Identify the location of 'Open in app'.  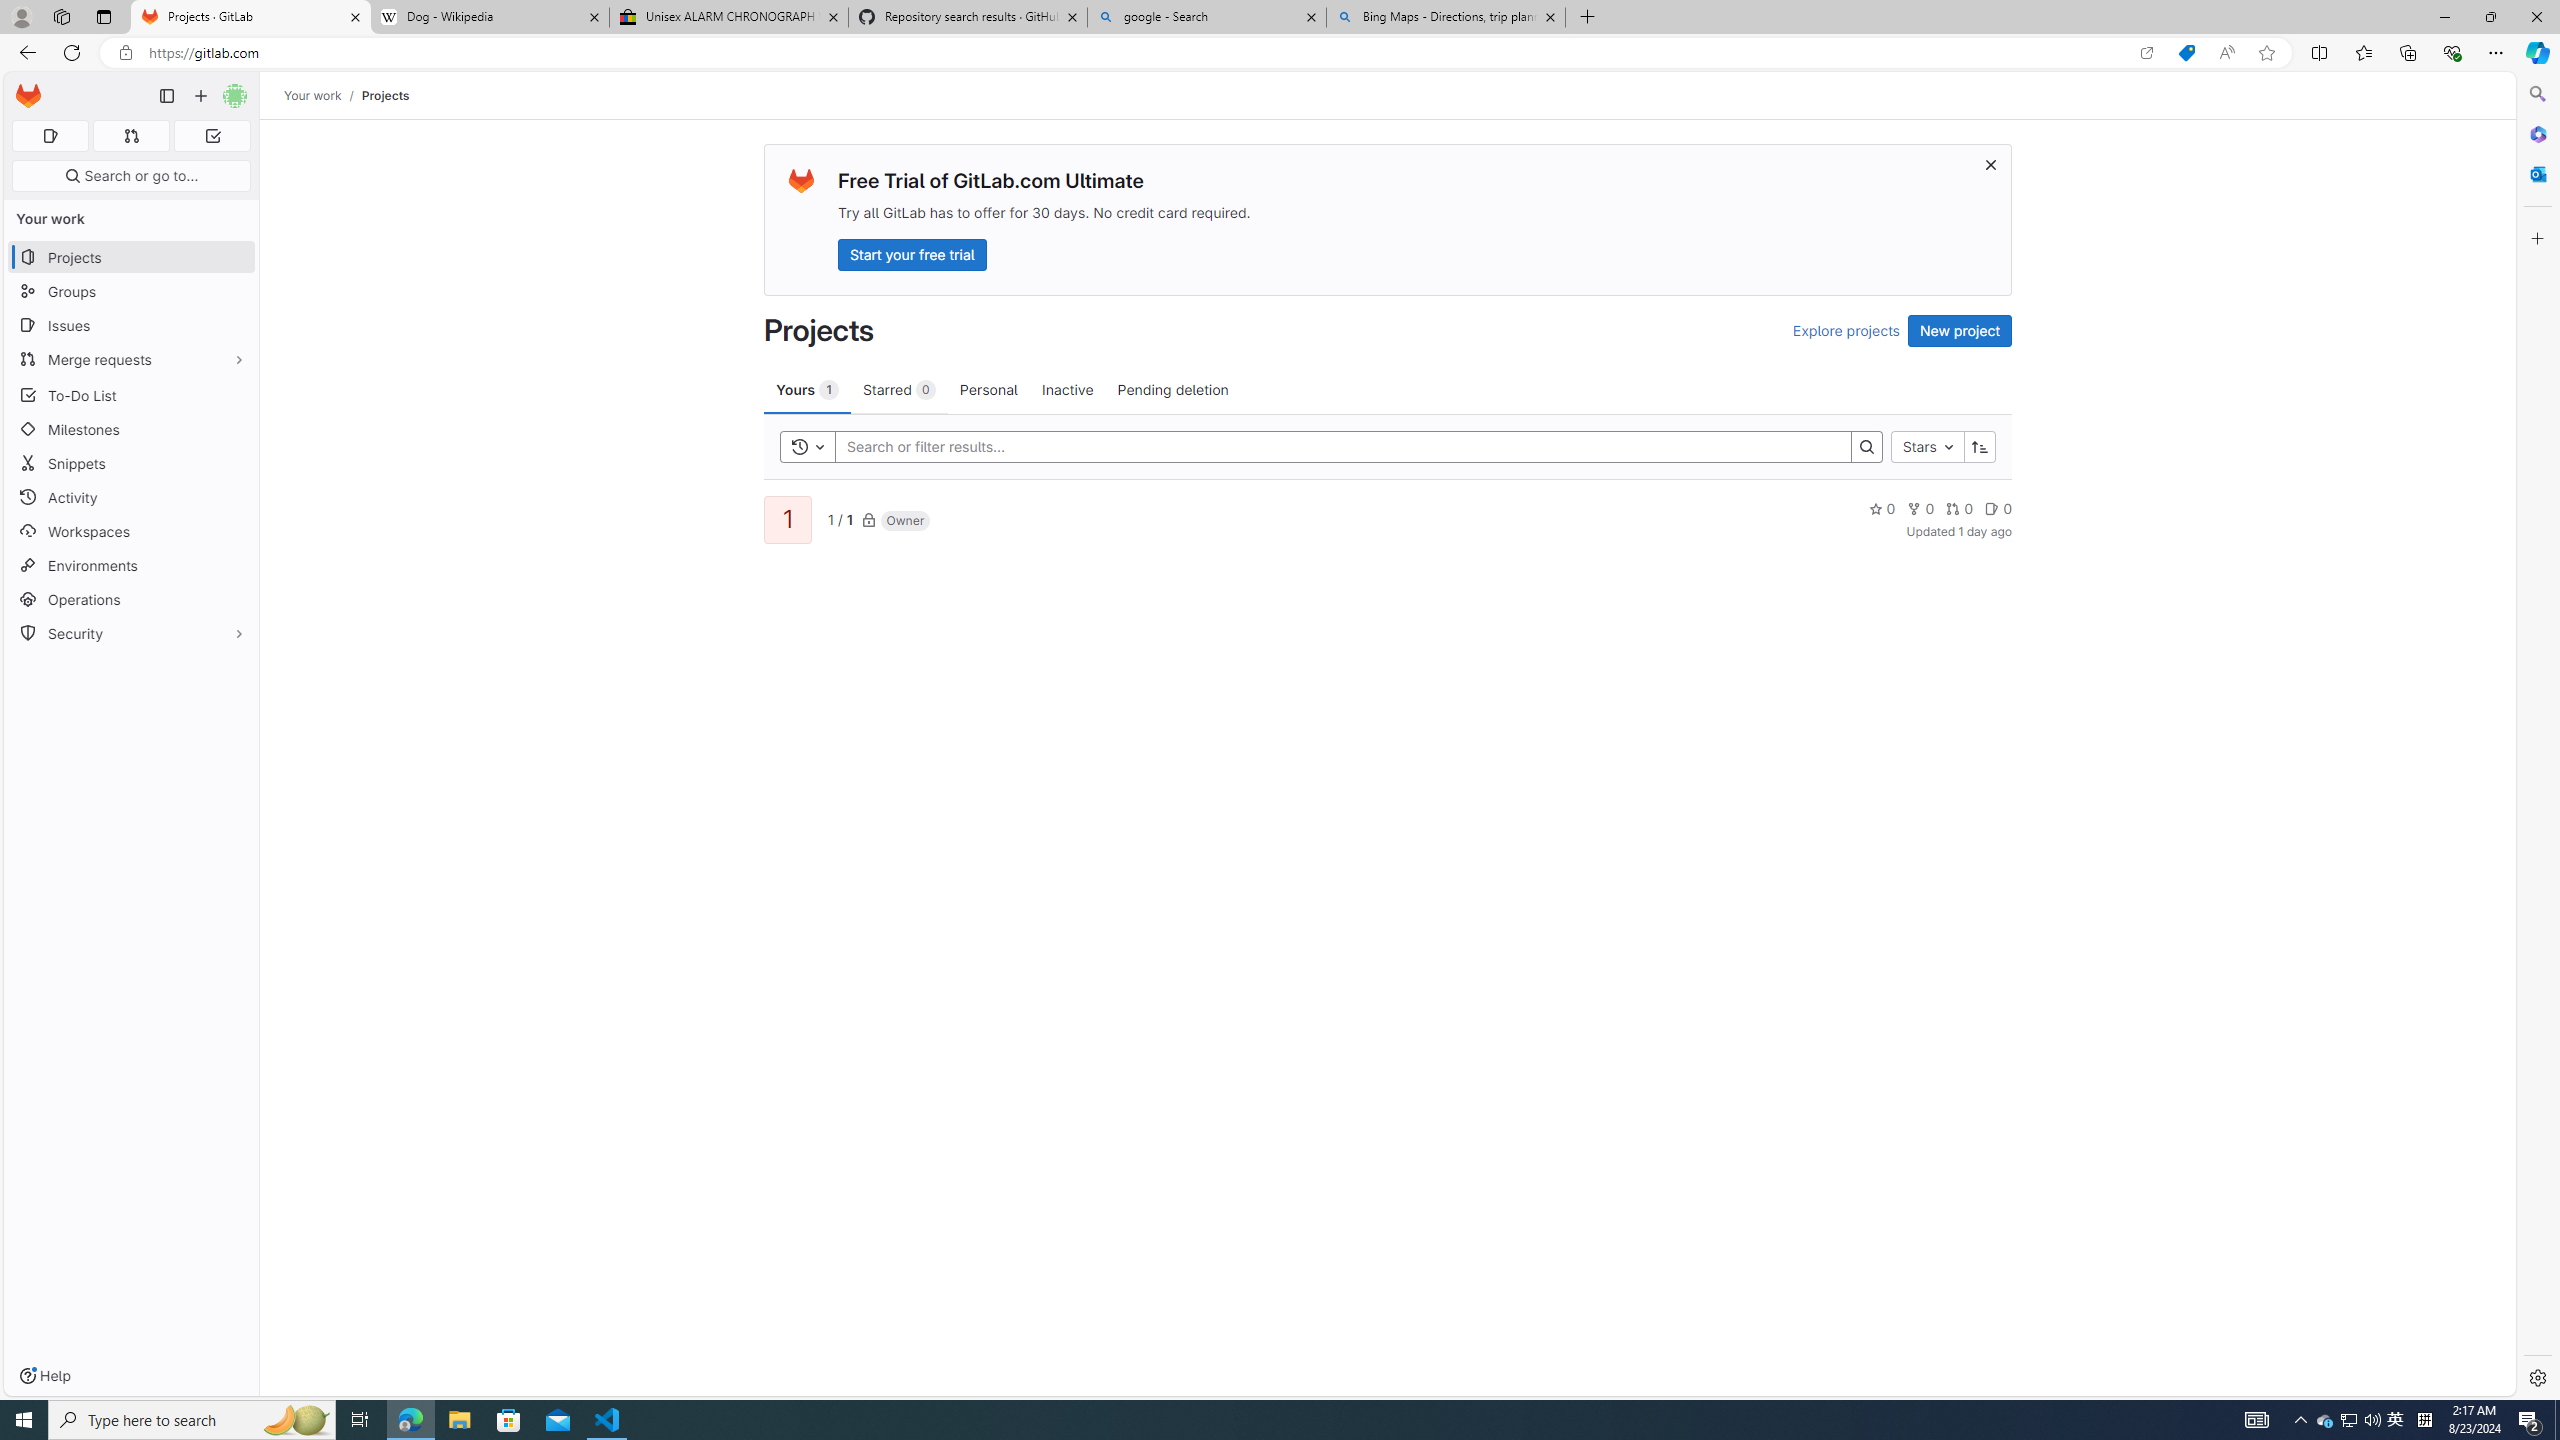
(2145, 53).